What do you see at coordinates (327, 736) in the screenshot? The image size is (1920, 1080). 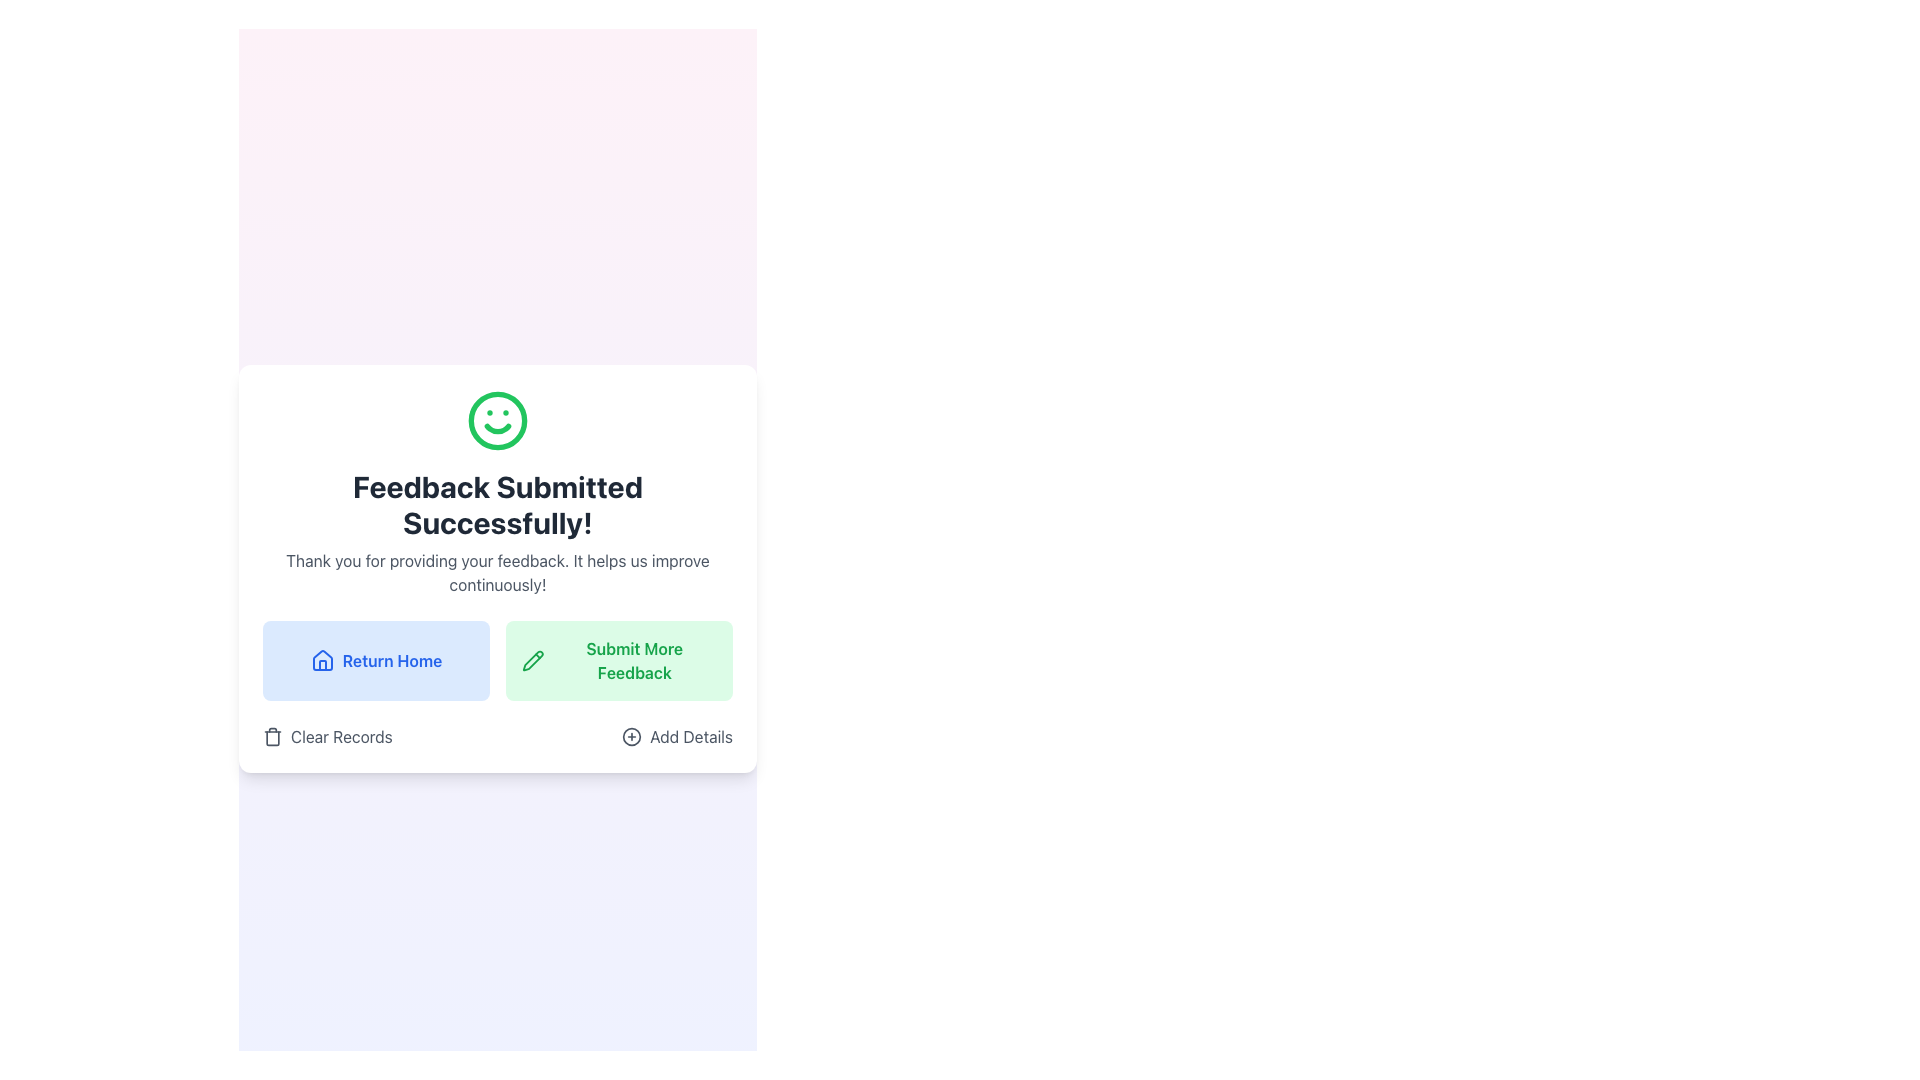 I see `the clear records button located in the bottom row of the card-like interface, positioned to the left of 'Add Details'` at bounding box center [327, 736].